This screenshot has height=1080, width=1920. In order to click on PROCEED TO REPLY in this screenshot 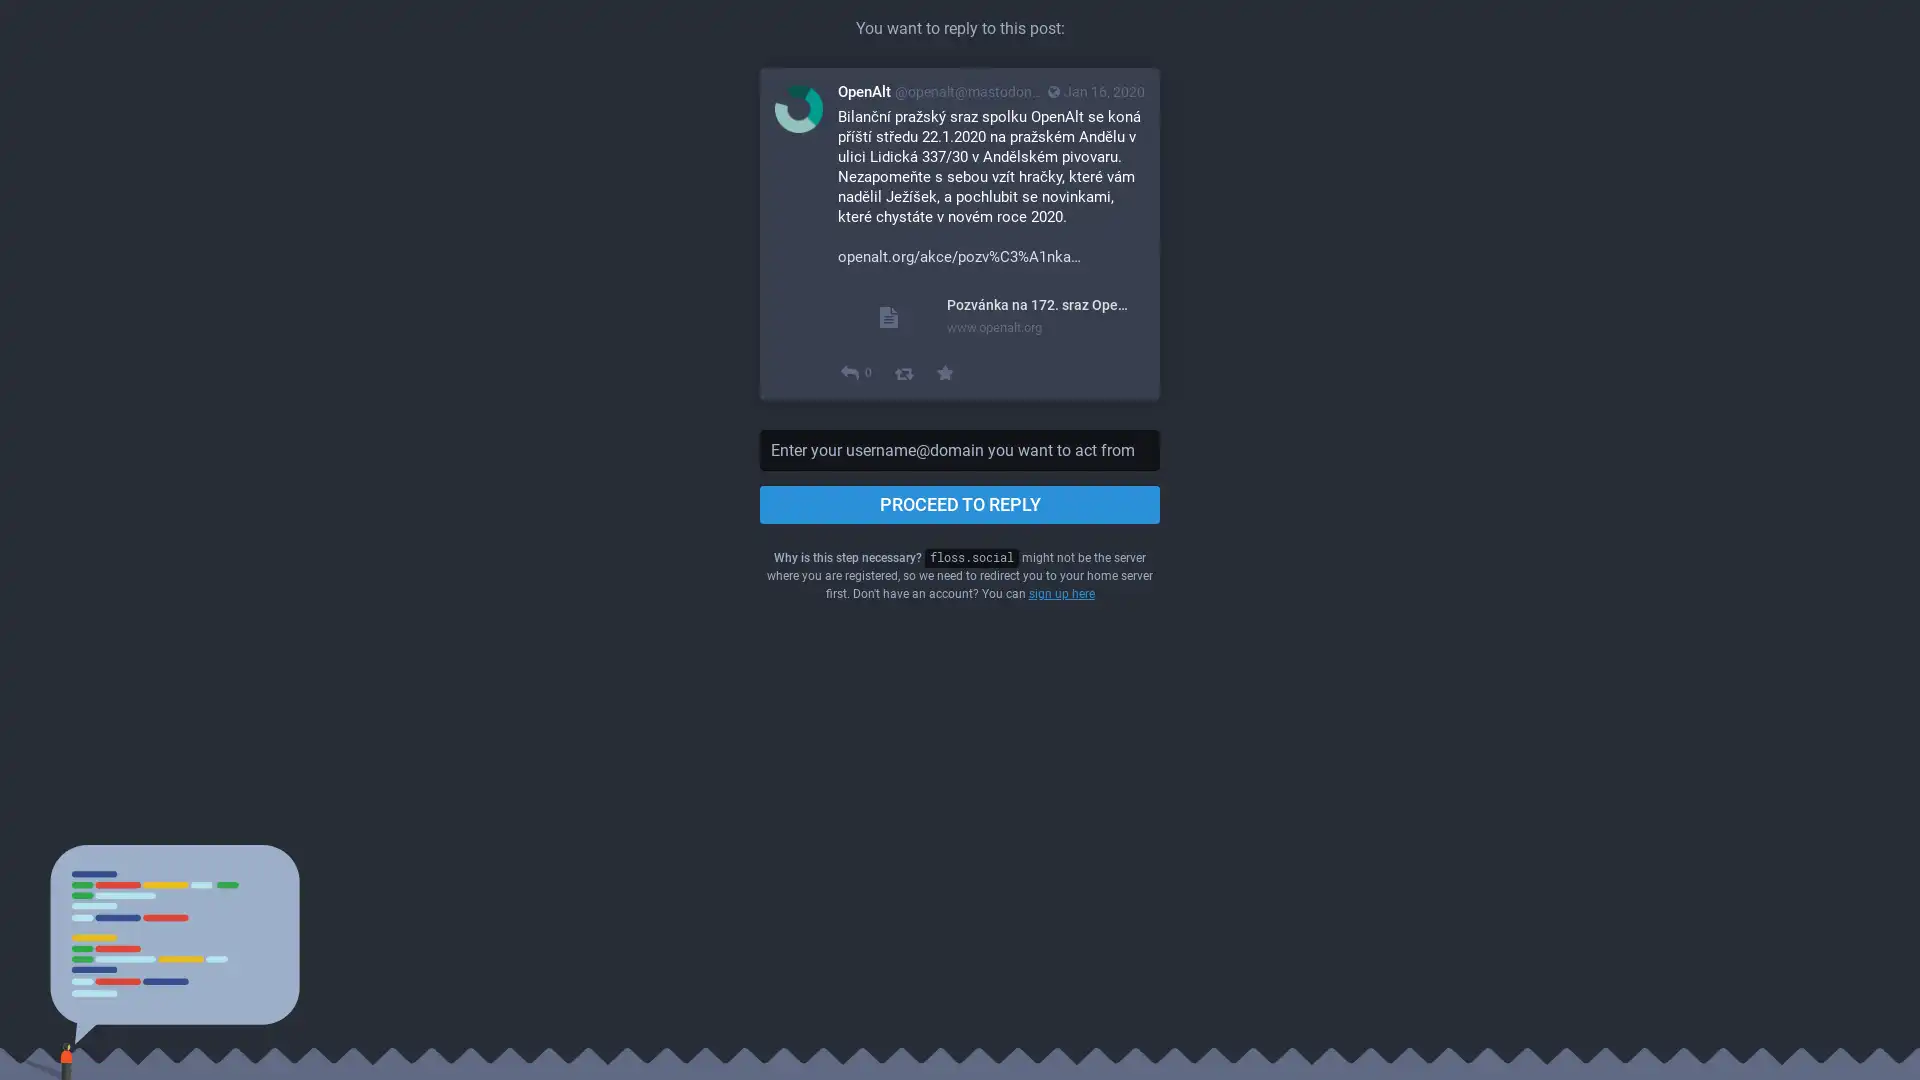, I will do `click(960, 504)`.